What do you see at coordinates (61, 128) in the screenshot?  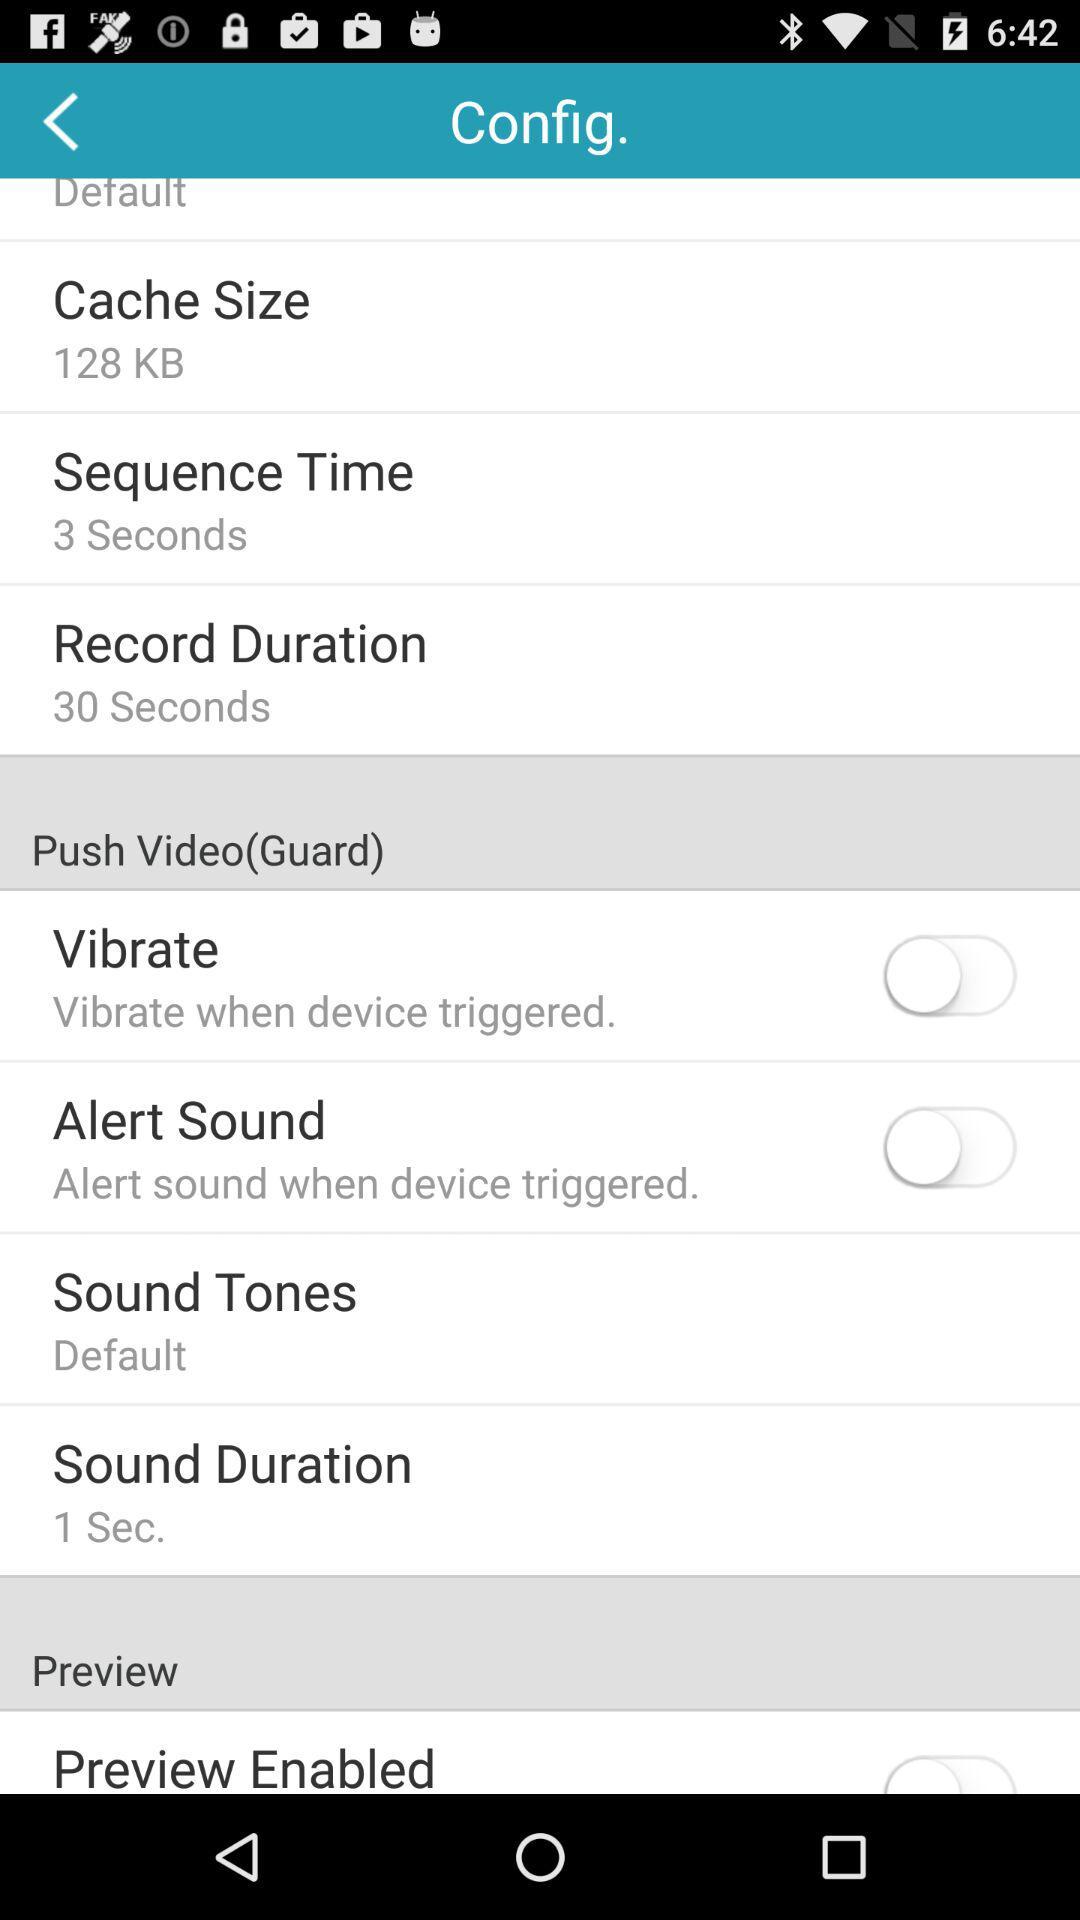 I see `the arrow_backward icon` at bounding box center [61, 128].